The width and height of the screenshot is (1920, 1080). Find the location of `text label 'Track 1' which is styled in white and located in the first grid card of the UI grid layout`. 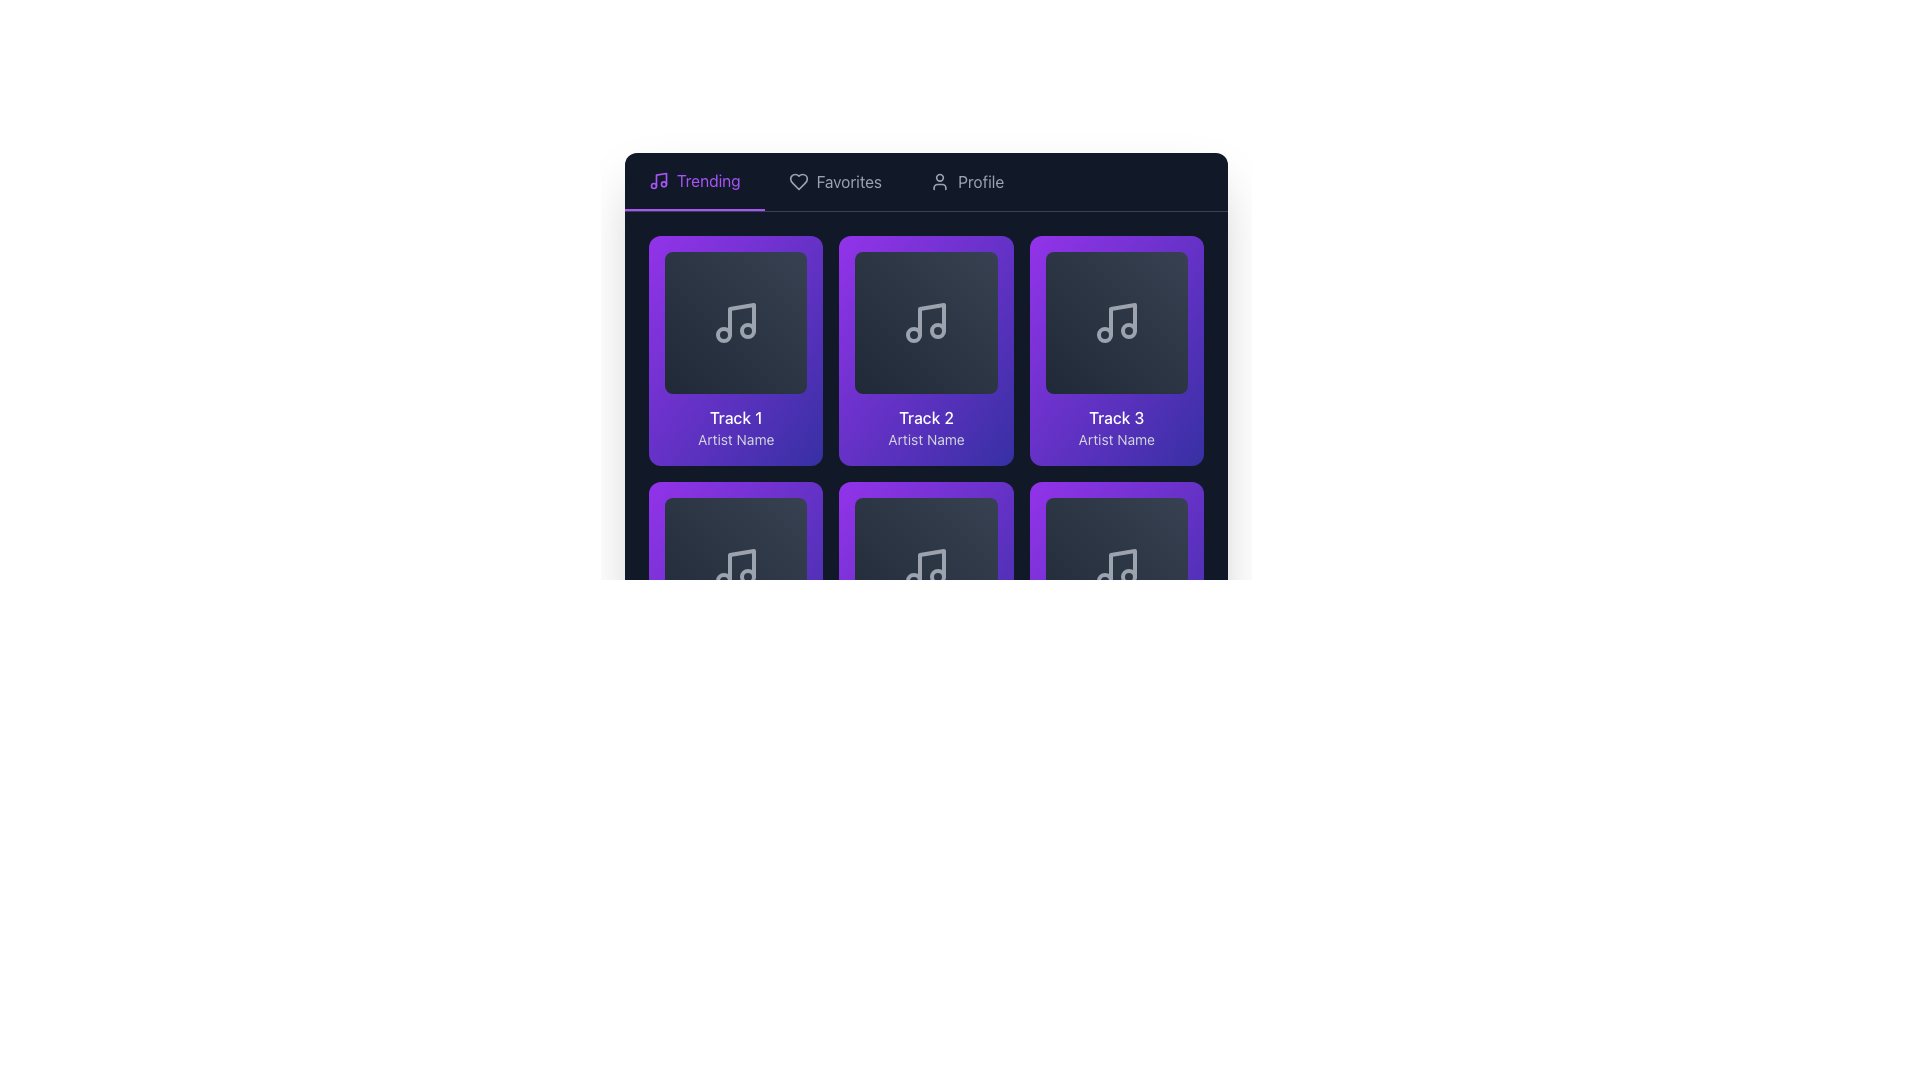

text label 'Track 1' which is styled in white and located in the first grid card of the UI grid layout is located at coordinates (735, 417).